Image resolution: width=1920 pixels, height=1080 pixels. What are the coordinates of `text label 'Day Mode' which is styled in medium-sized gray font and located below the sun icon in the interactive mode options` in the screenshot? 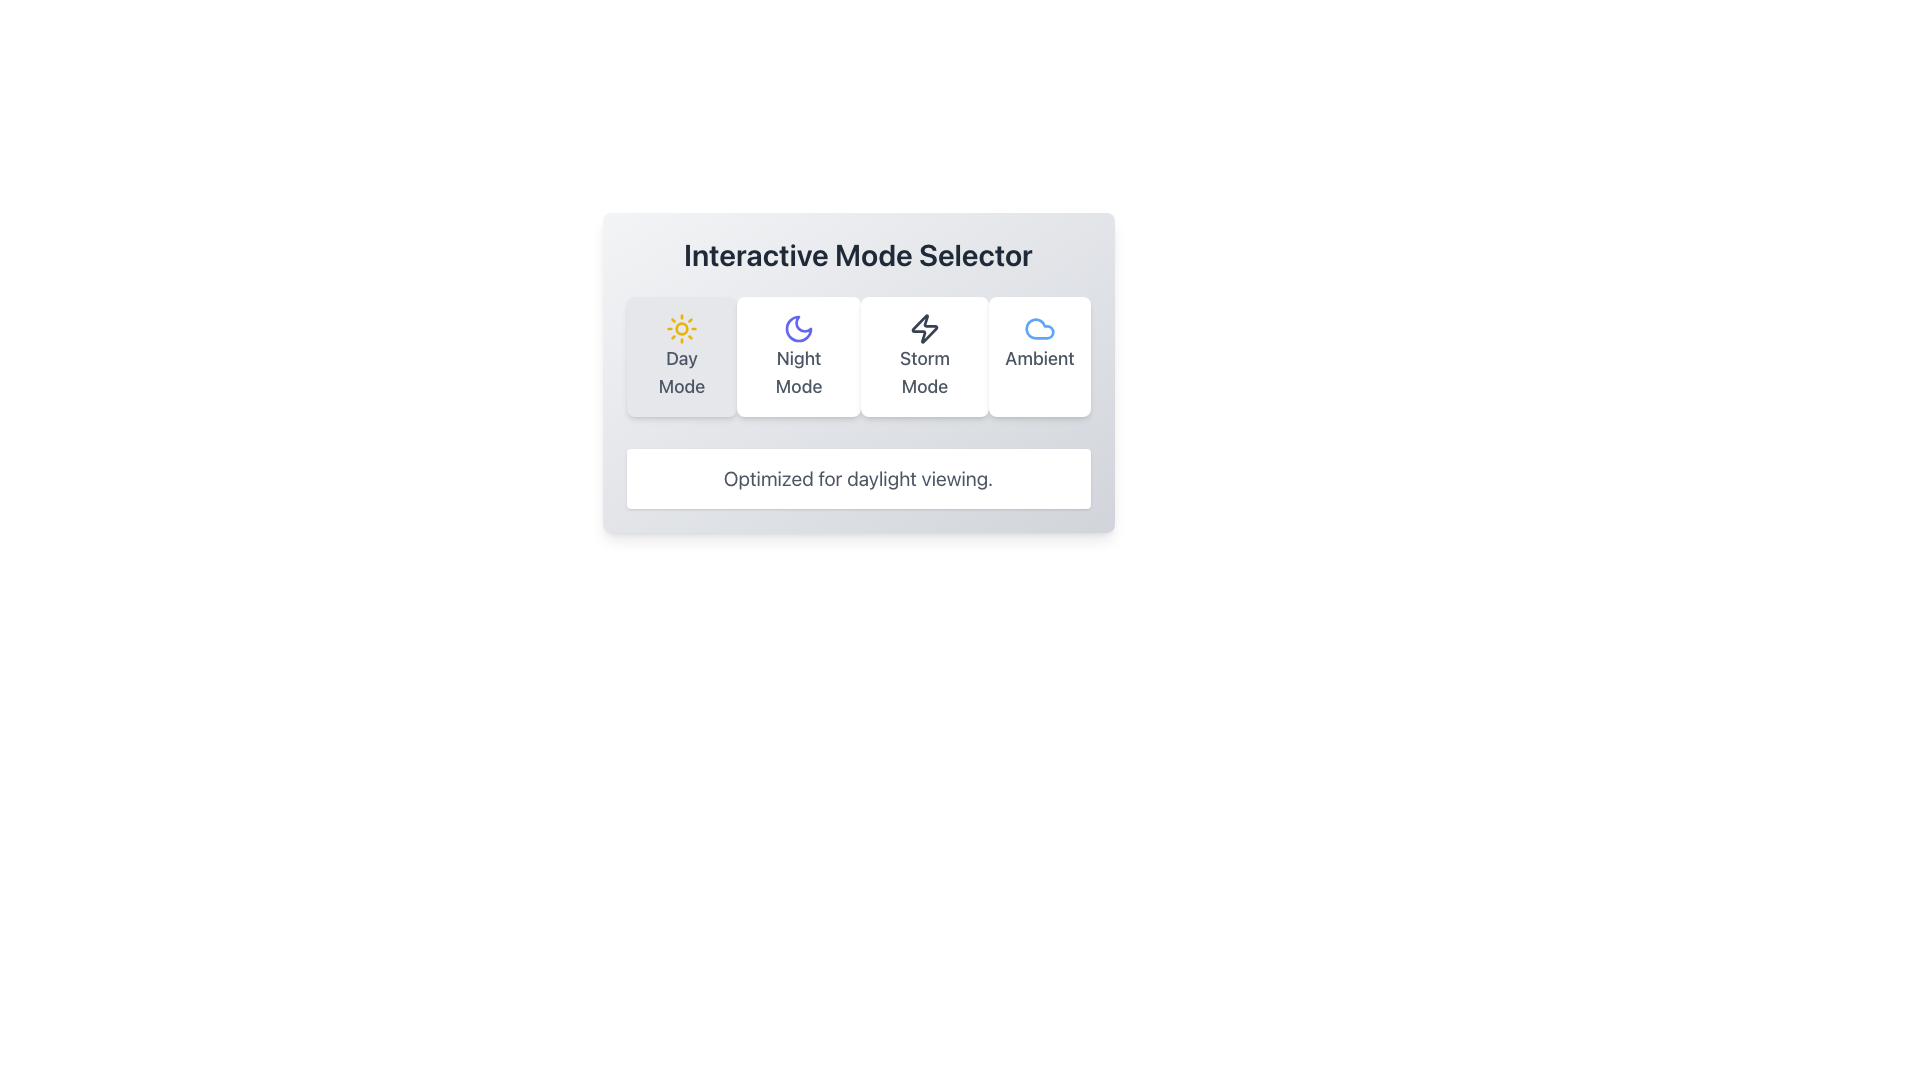 It's located at (681, 373).